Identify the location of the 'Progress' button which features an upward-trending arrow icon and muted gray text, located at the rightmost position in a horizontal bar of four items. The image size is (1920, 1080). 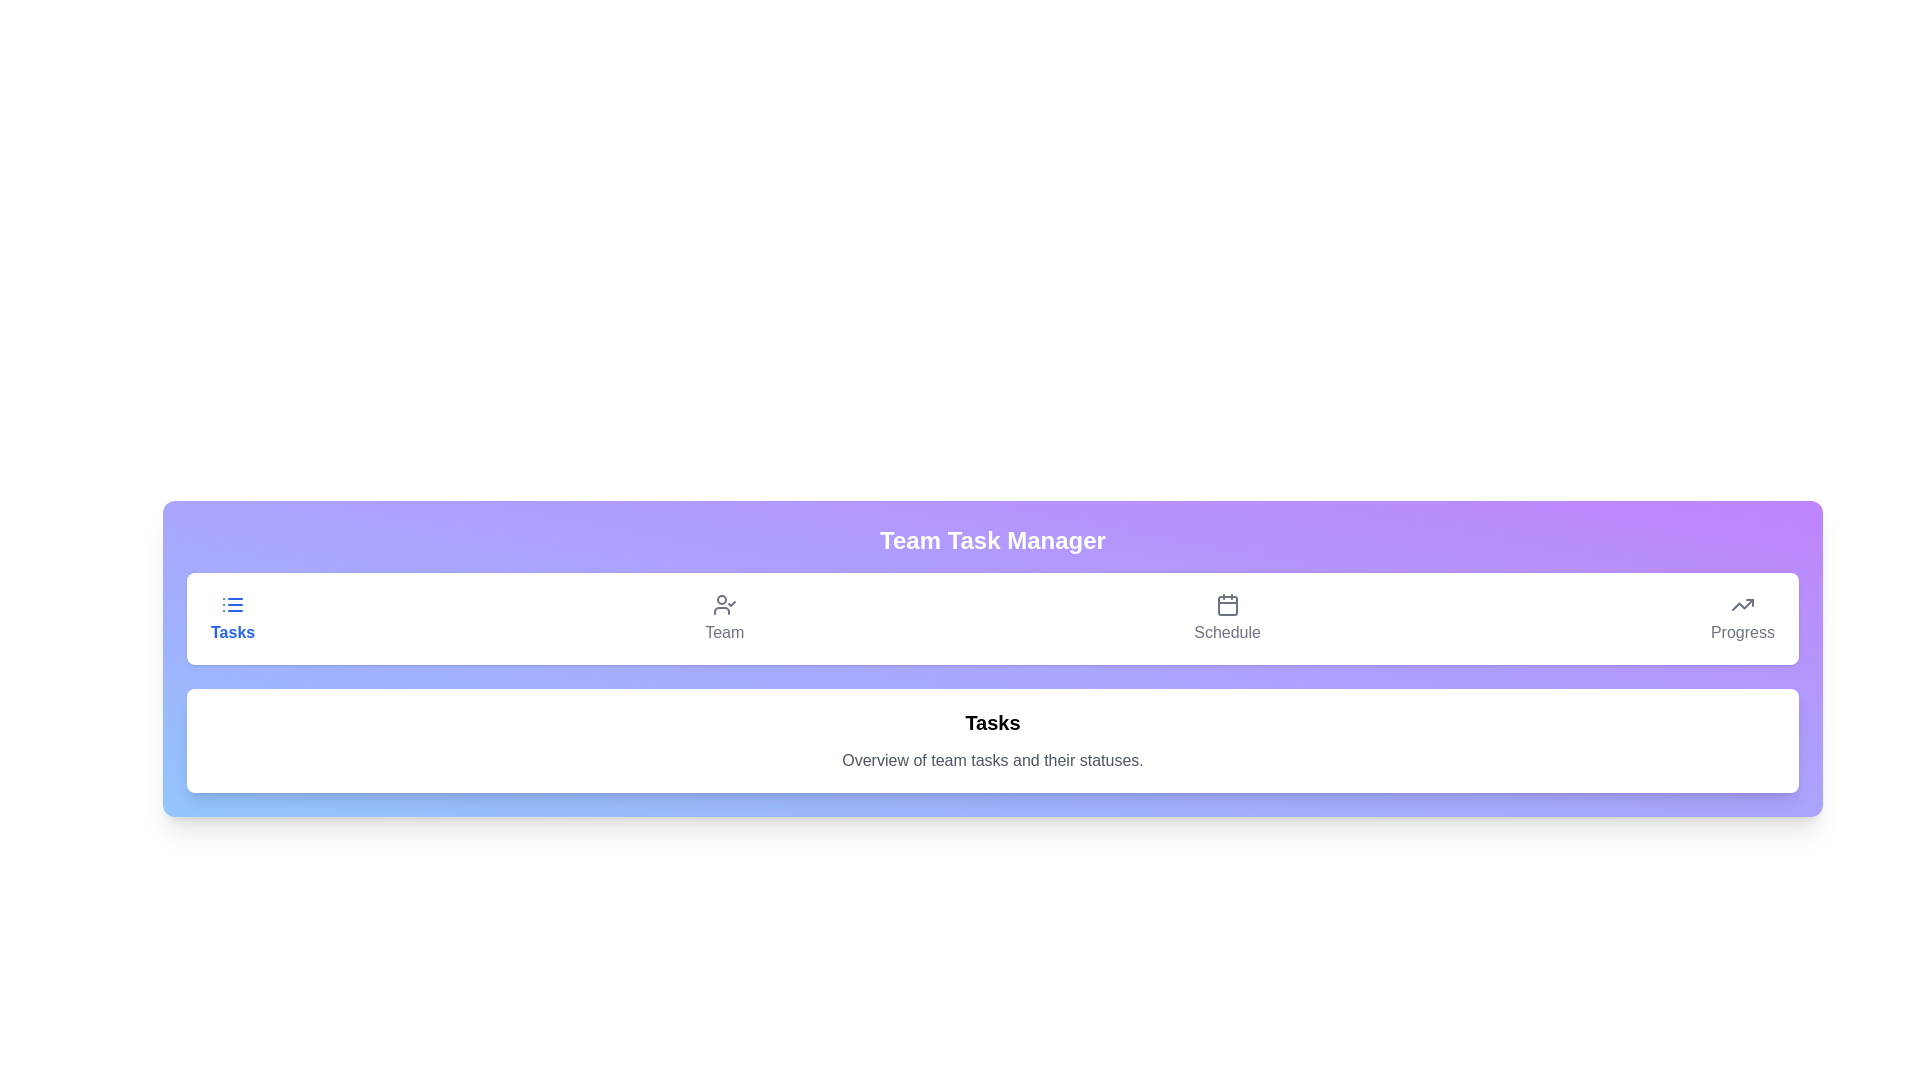
(1741, 617).